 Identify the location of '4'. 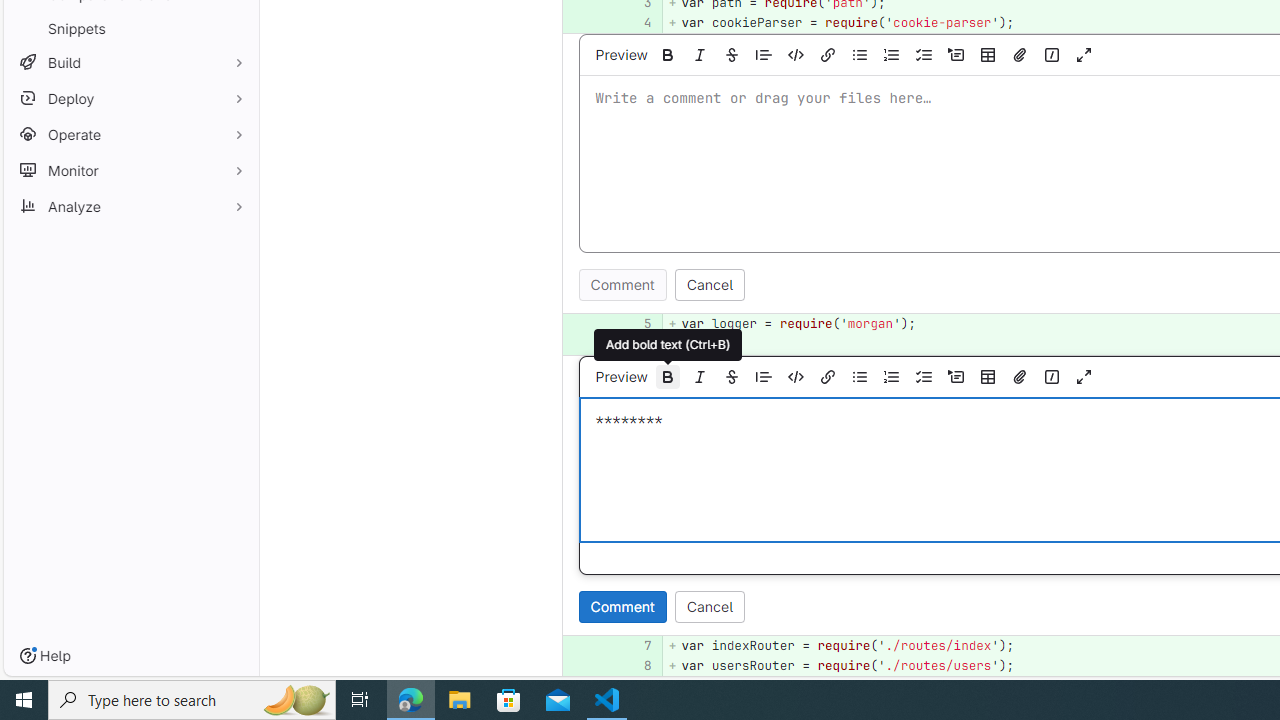
(636, 23).